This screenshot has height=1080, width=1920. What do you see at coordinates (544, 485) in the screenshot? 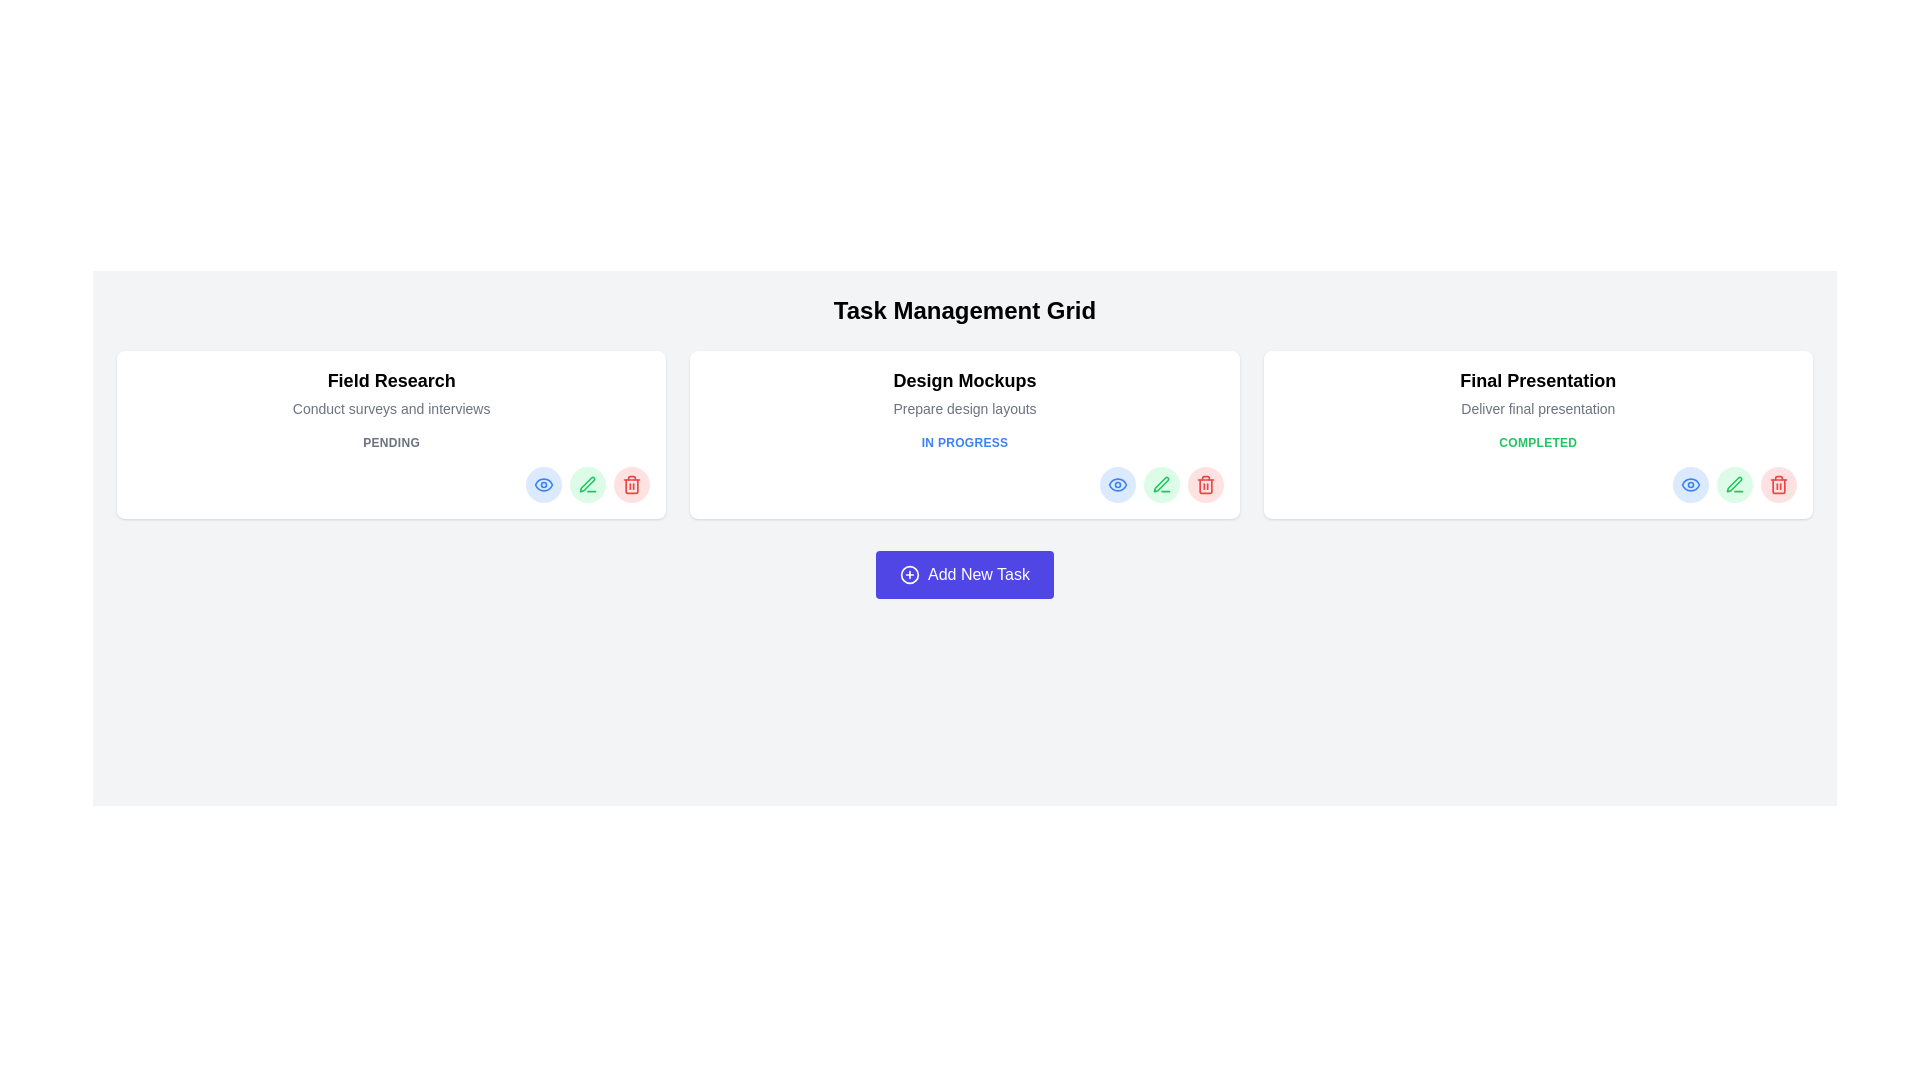
I see `the blue eye icon button located at the bottom-right corner of the 'Design Mockups' card` at bounding box center [544, 485].